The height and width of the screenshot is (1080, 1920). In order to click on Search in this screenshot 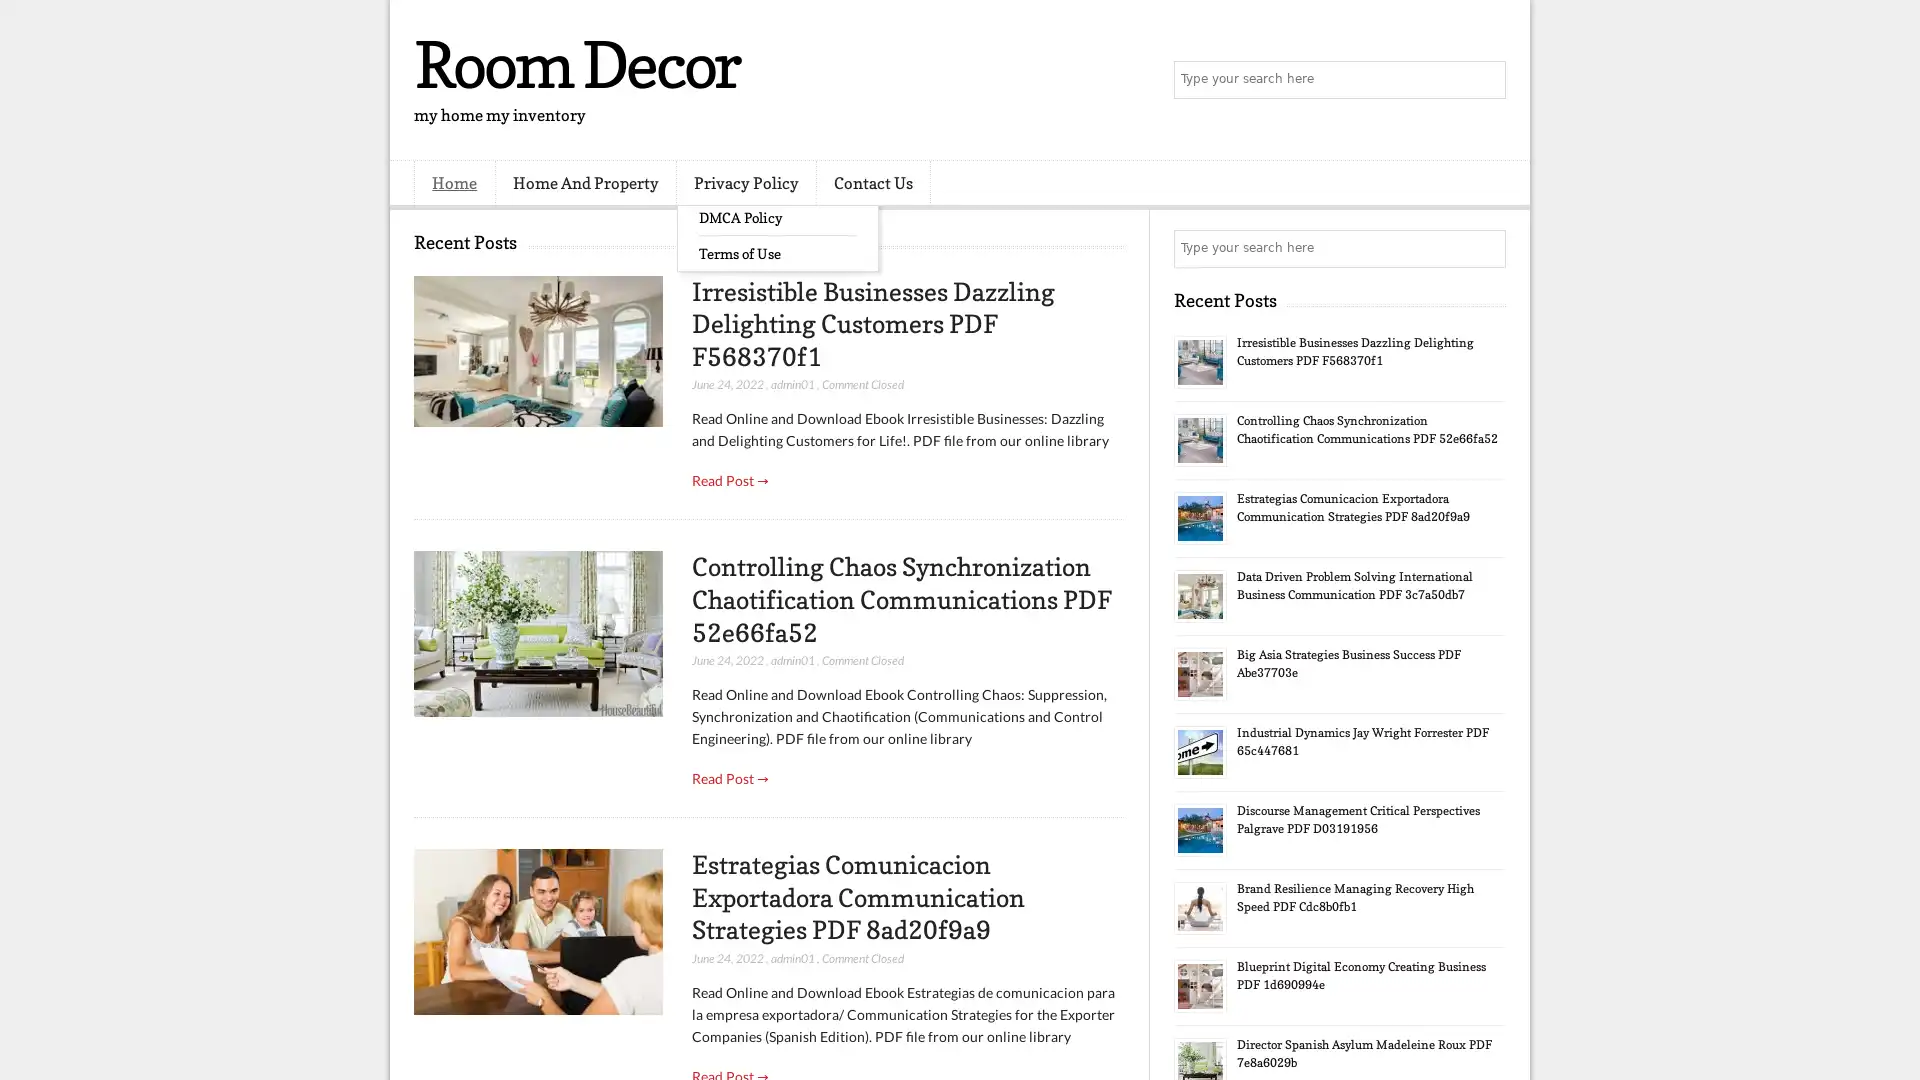, I will do `click(1485, 248)`.